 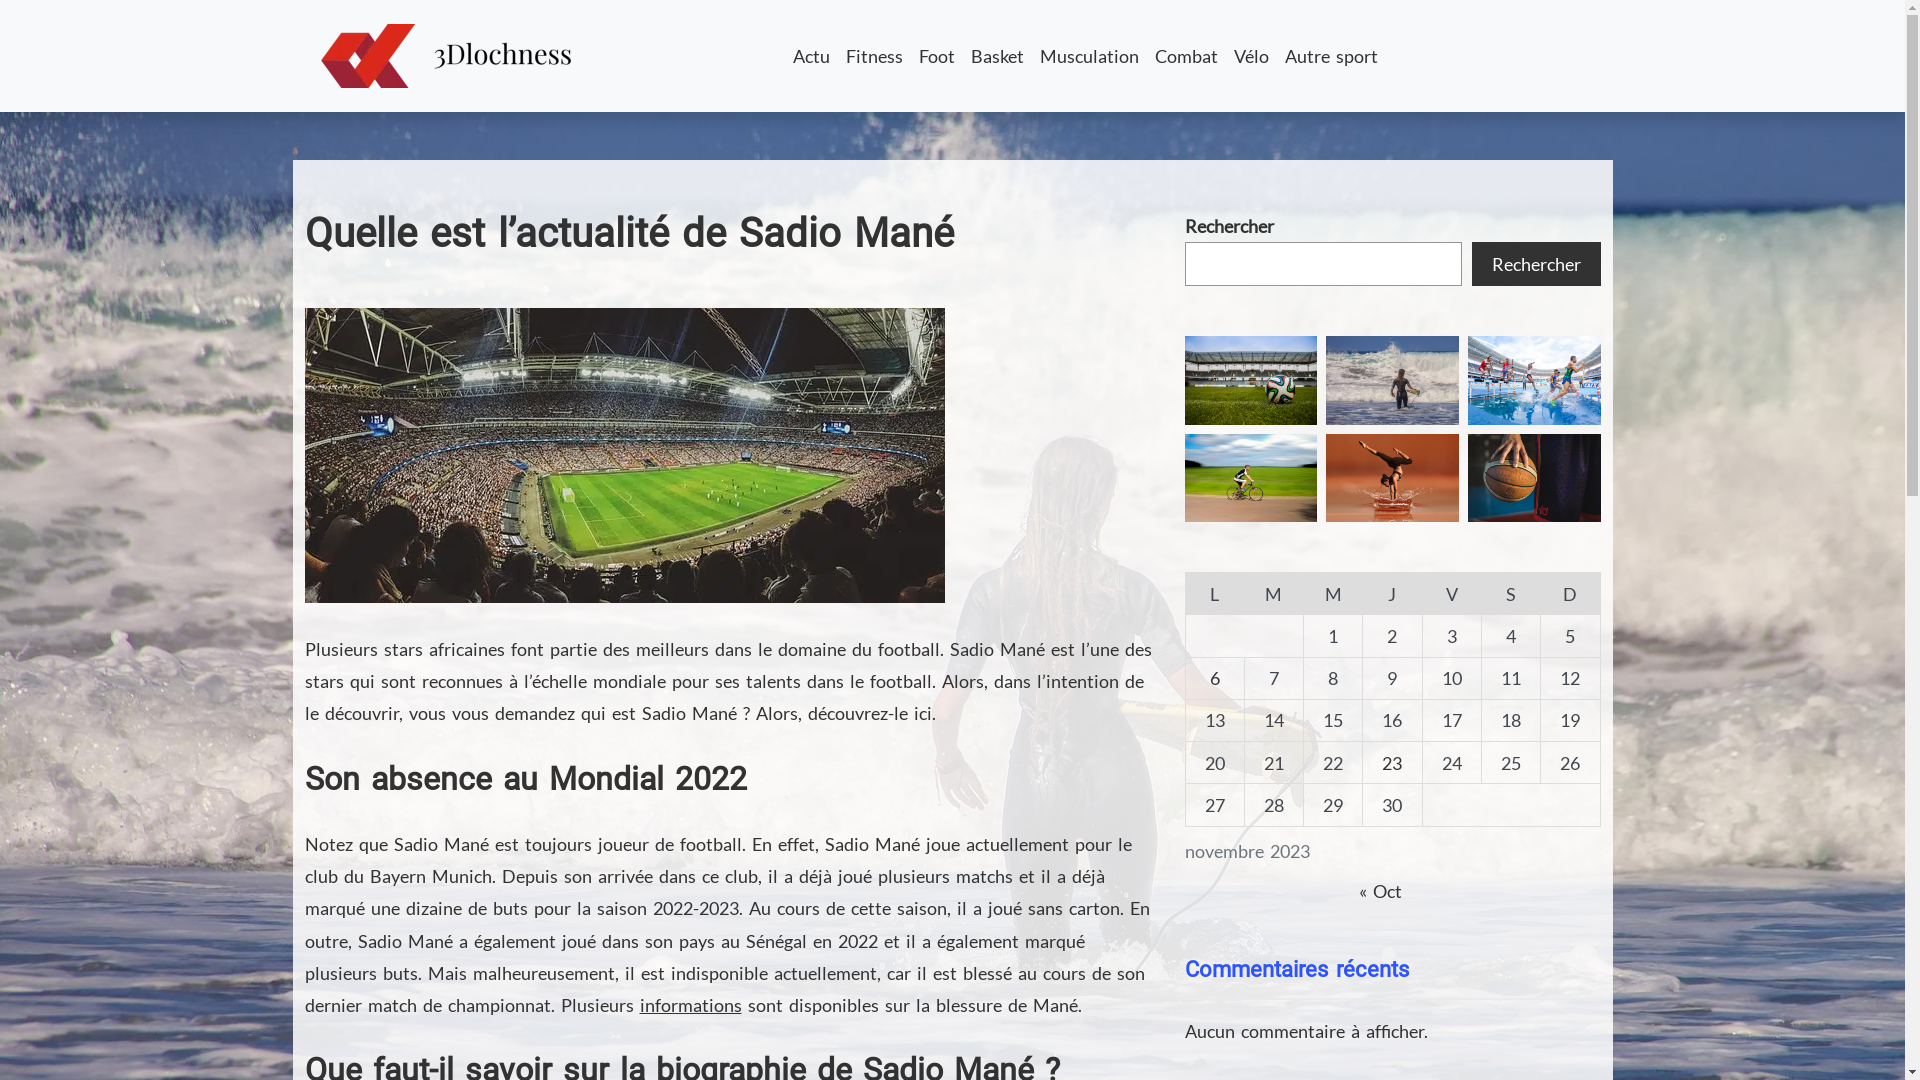 What do you see at coordinates (1088, 55) in the screenshot?
I see `'Musculation'` at bounding box center [1088, 55].